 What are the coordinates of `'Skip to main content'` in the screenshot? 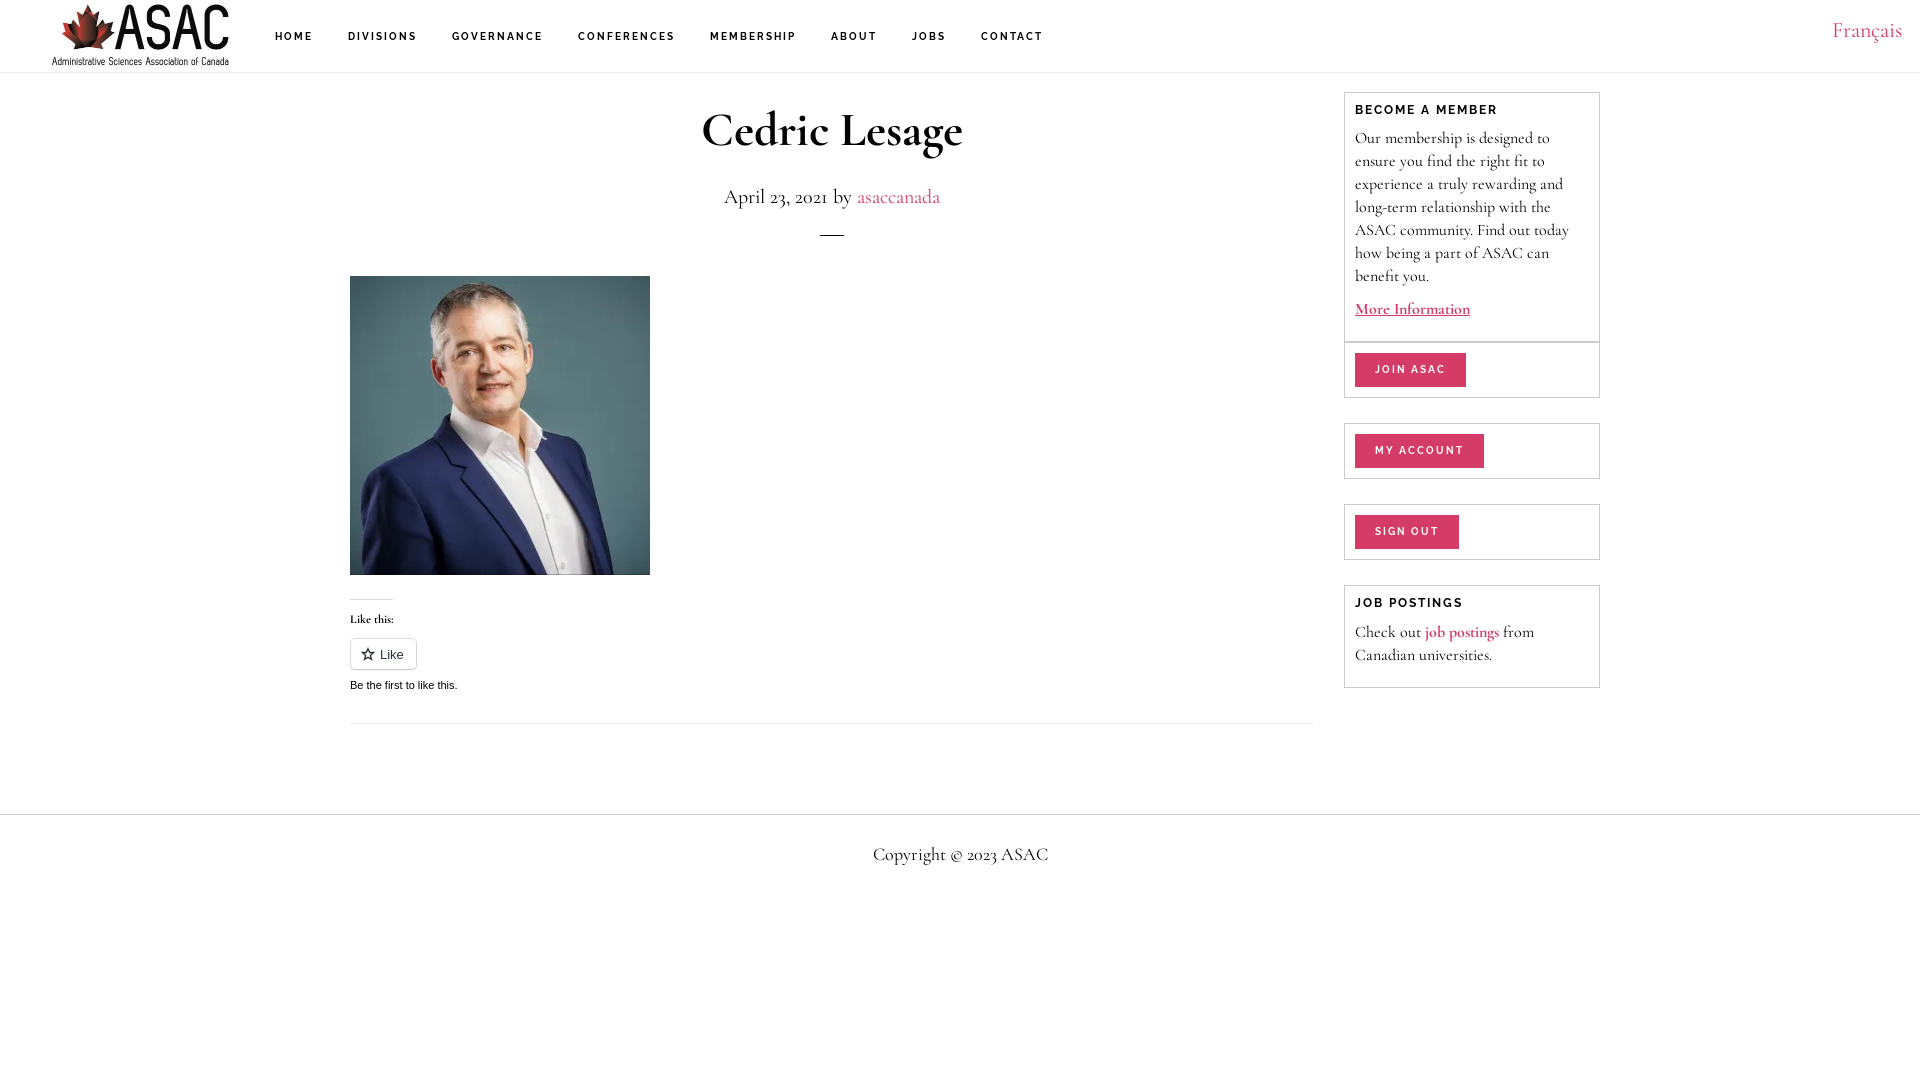 It's located at (0, 0).